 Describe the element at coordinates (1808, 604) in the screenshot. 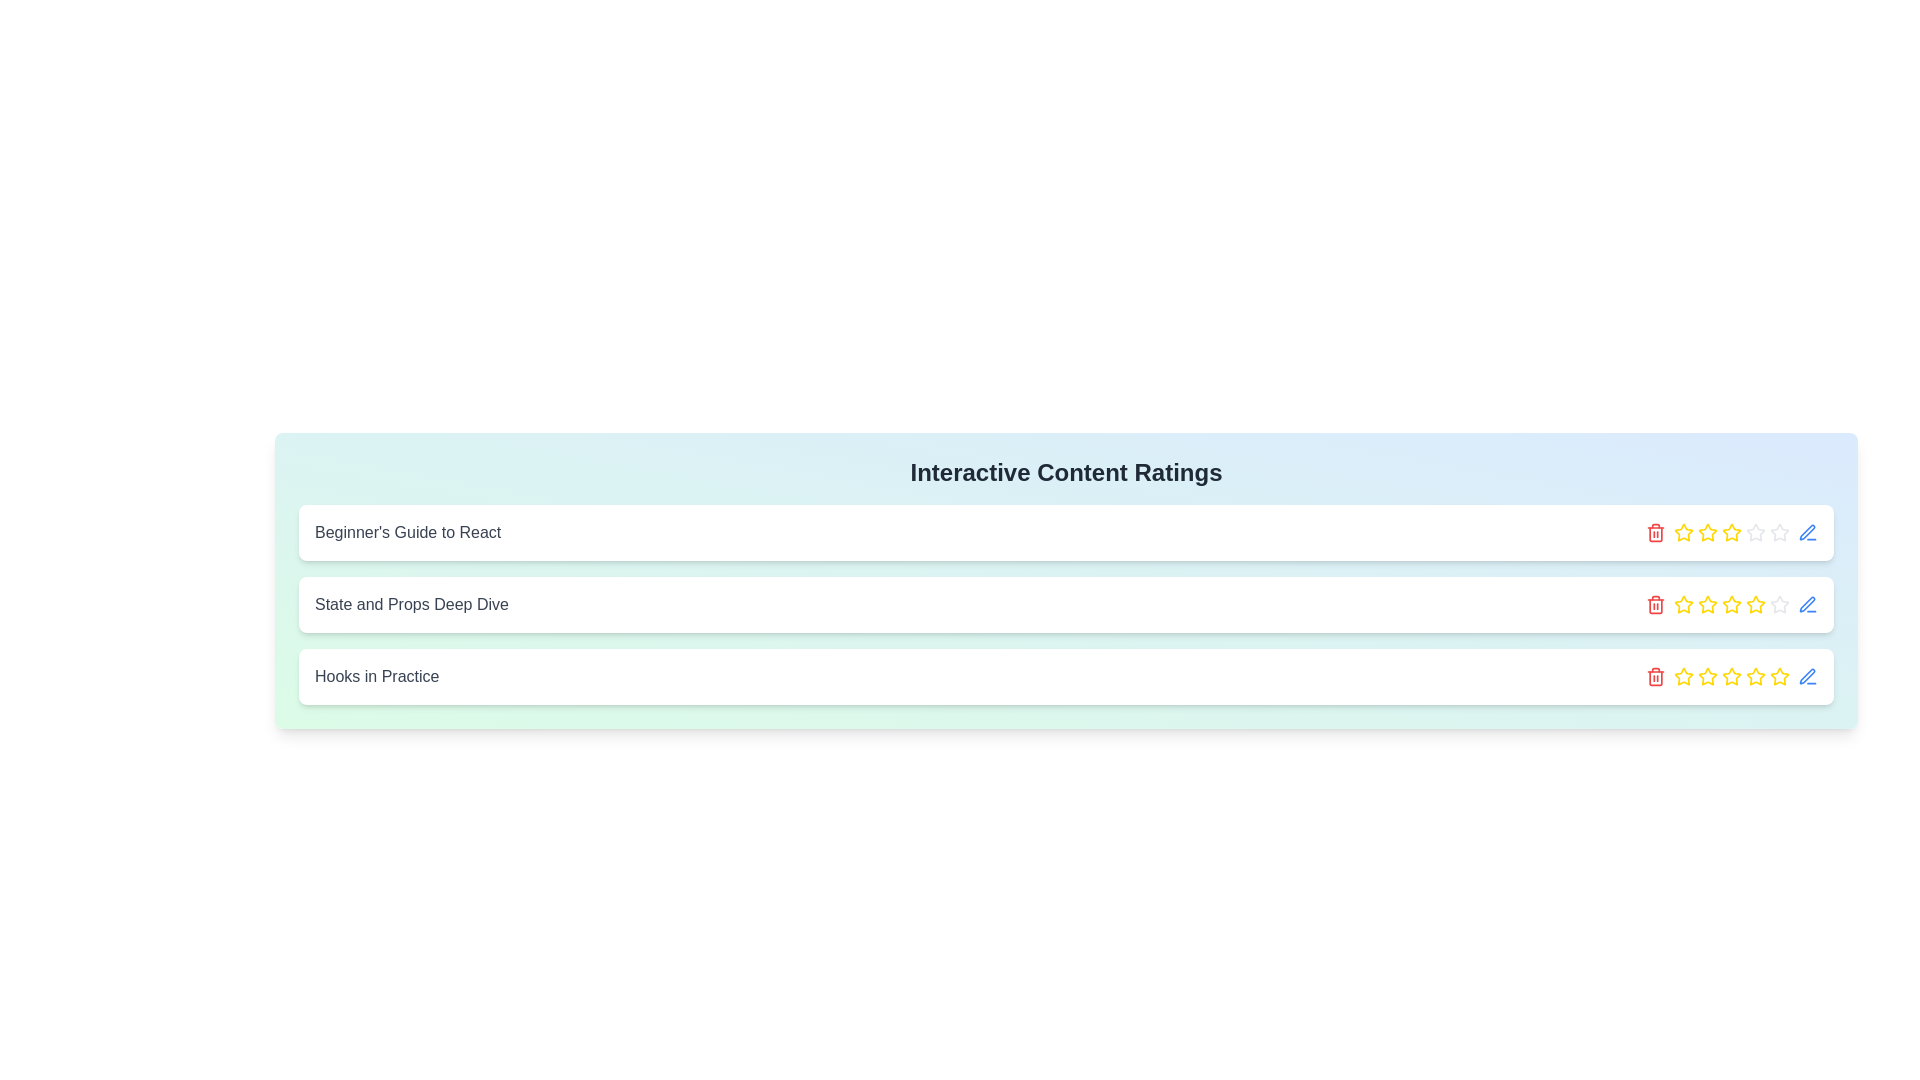

I see `the blue edit icon button located at the right-most end of the interactive row` at that location.